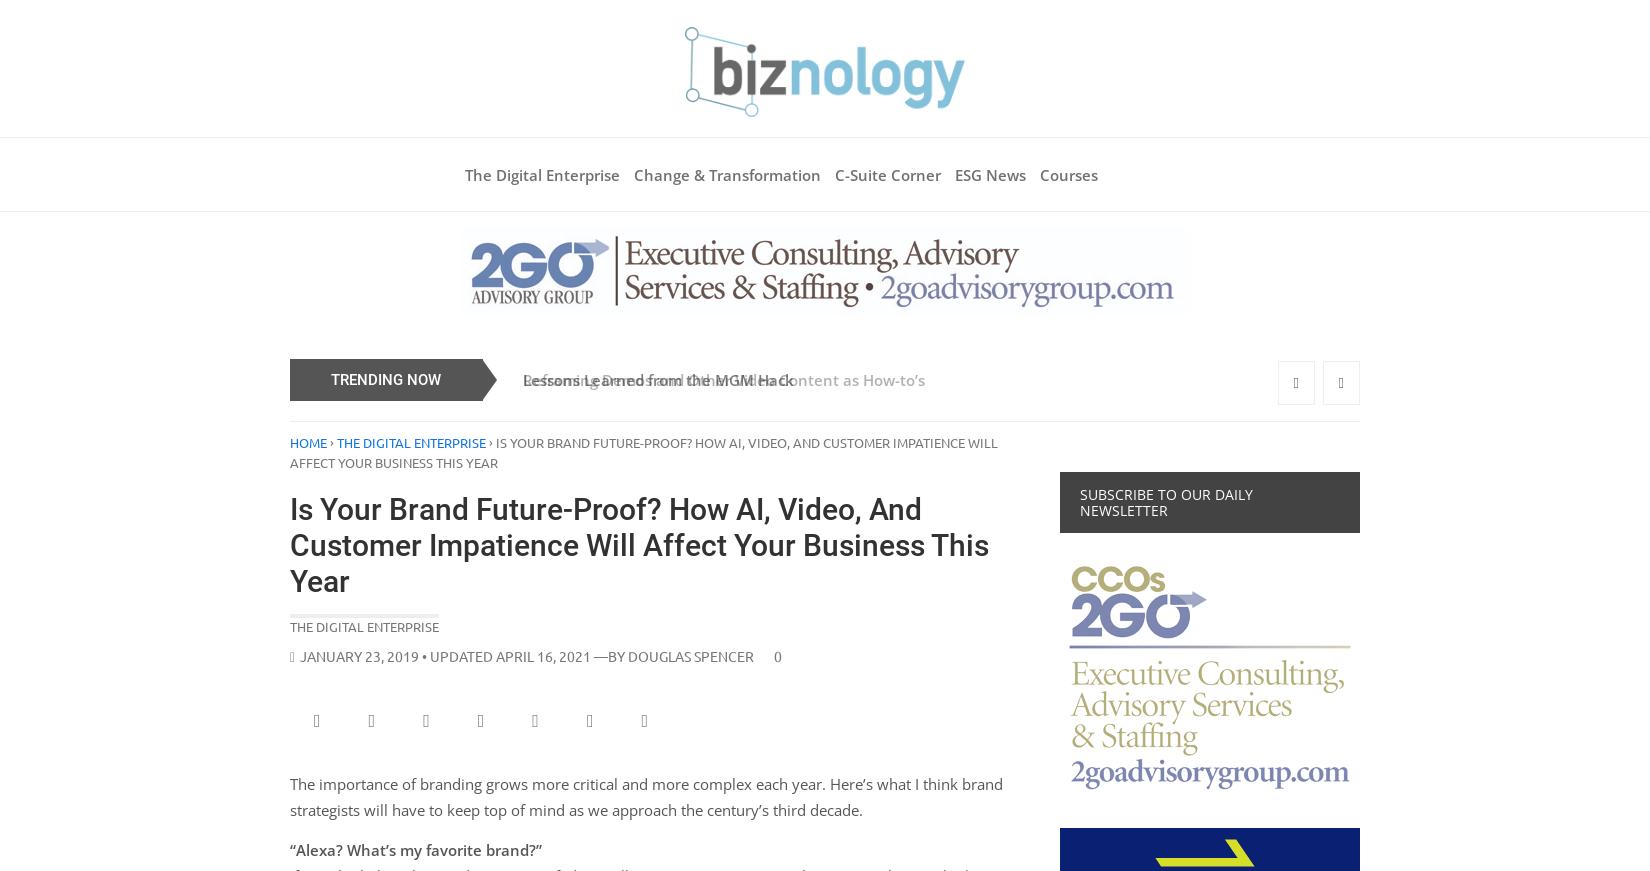  Describe the element at coordinates (330, 377) in the screenshot. I see `'Trending Now'` at that location.